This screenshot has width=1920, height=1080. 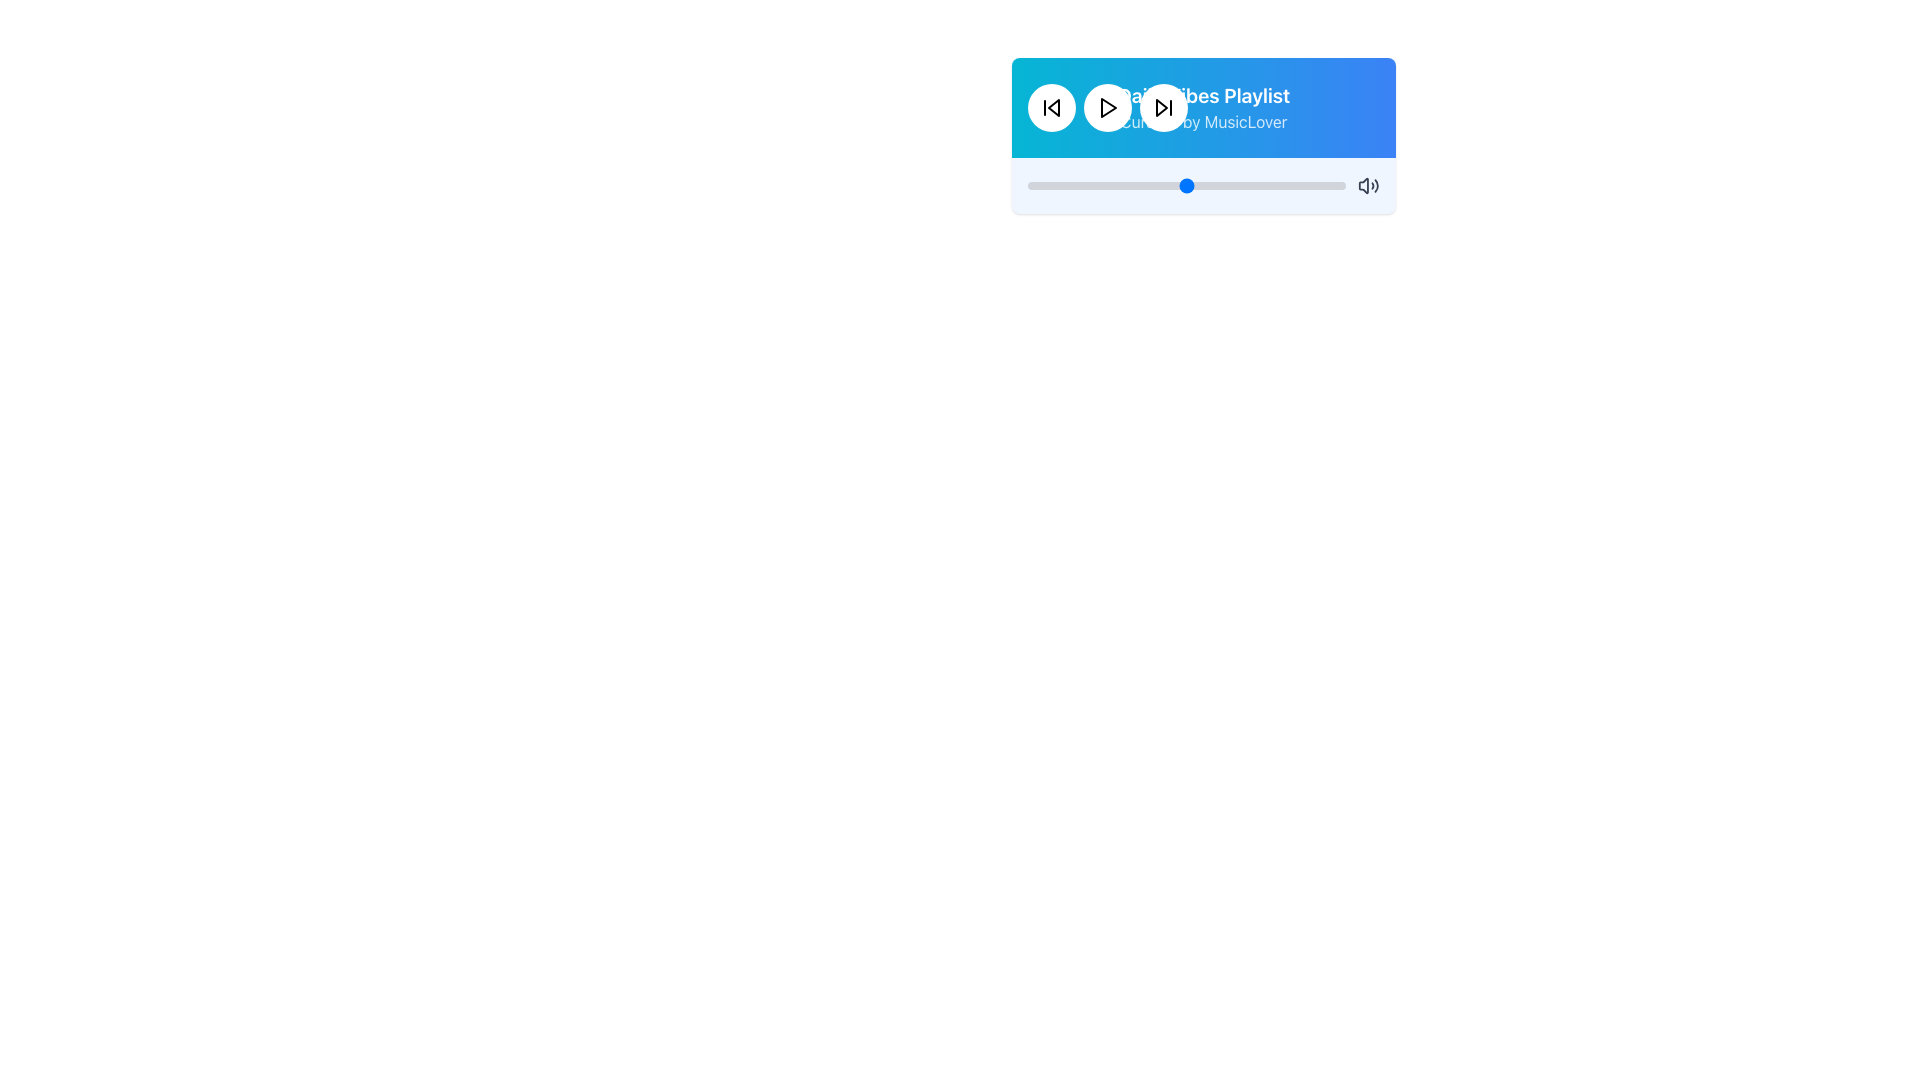 What do you see at coordinates (1120, 185) in the screenshot?
I see `slider value` at bounding box center [1120, 185].